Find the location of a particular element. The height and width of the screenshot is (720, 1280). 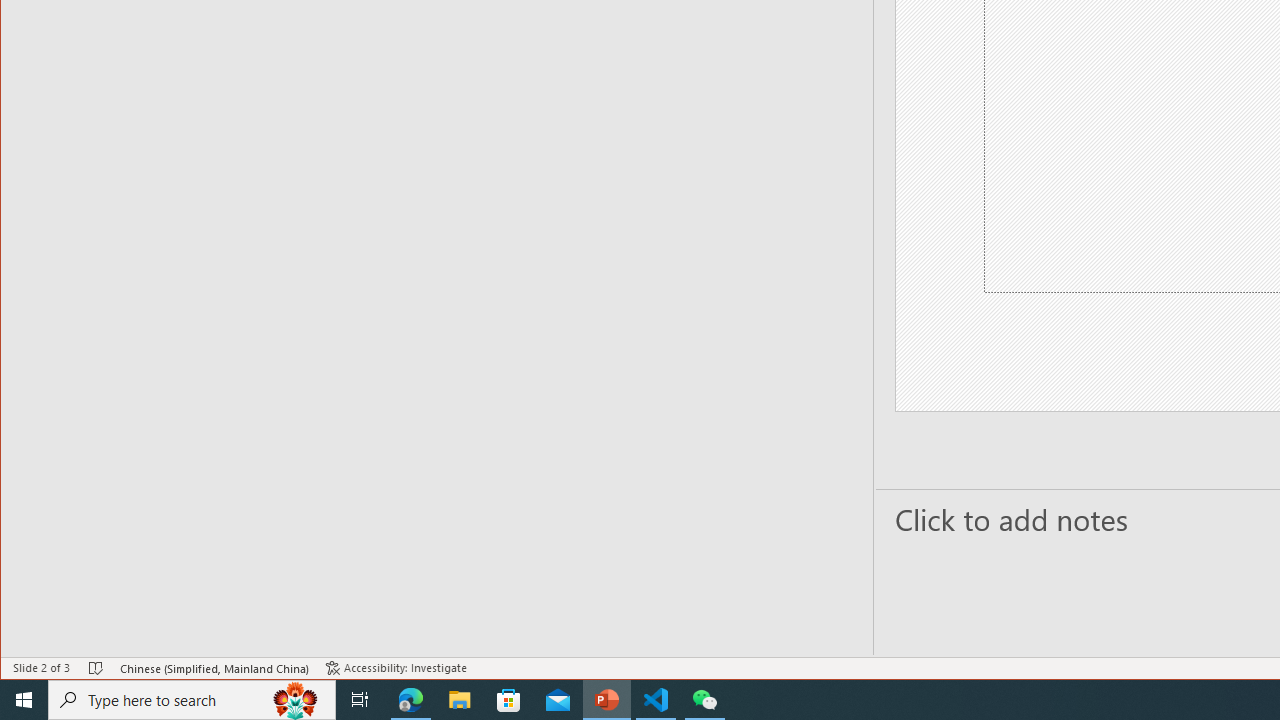

'WeChat - 1 running window' is located at coordinates (705, 698).